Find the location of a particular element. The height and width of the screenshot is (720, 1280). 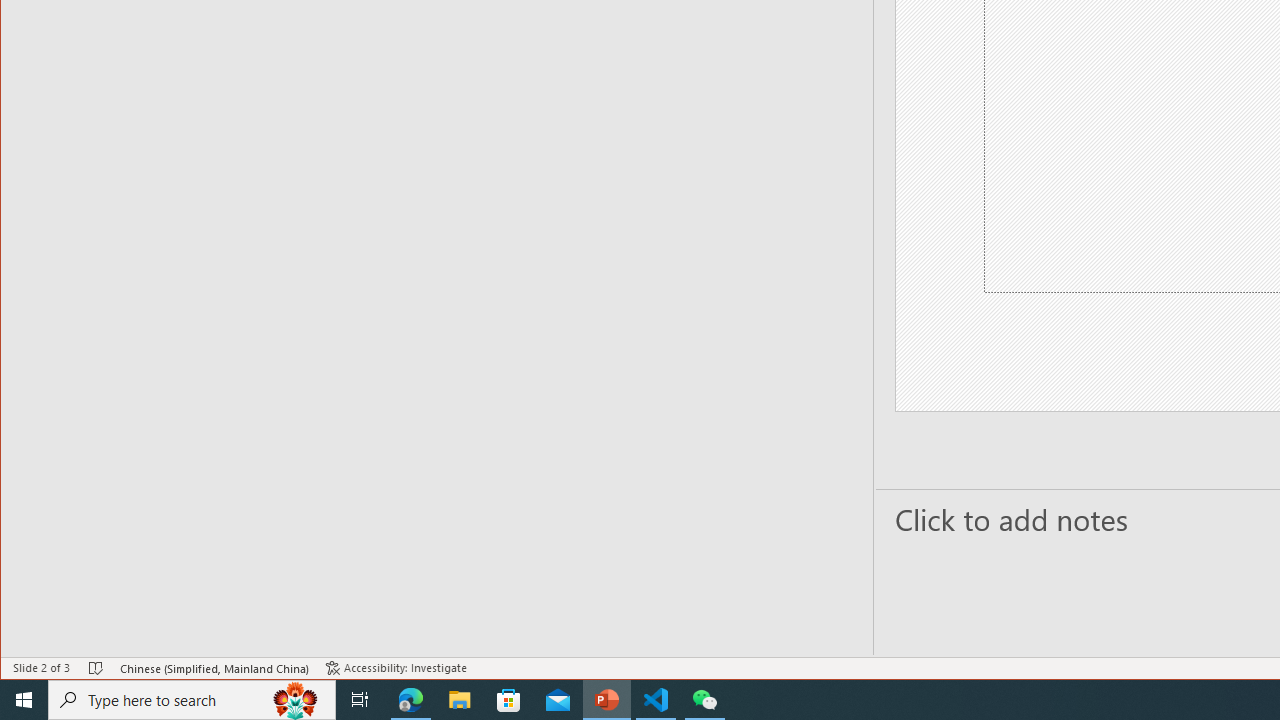

'WeChat - 1 running window' is located at coordinates (705, 698).